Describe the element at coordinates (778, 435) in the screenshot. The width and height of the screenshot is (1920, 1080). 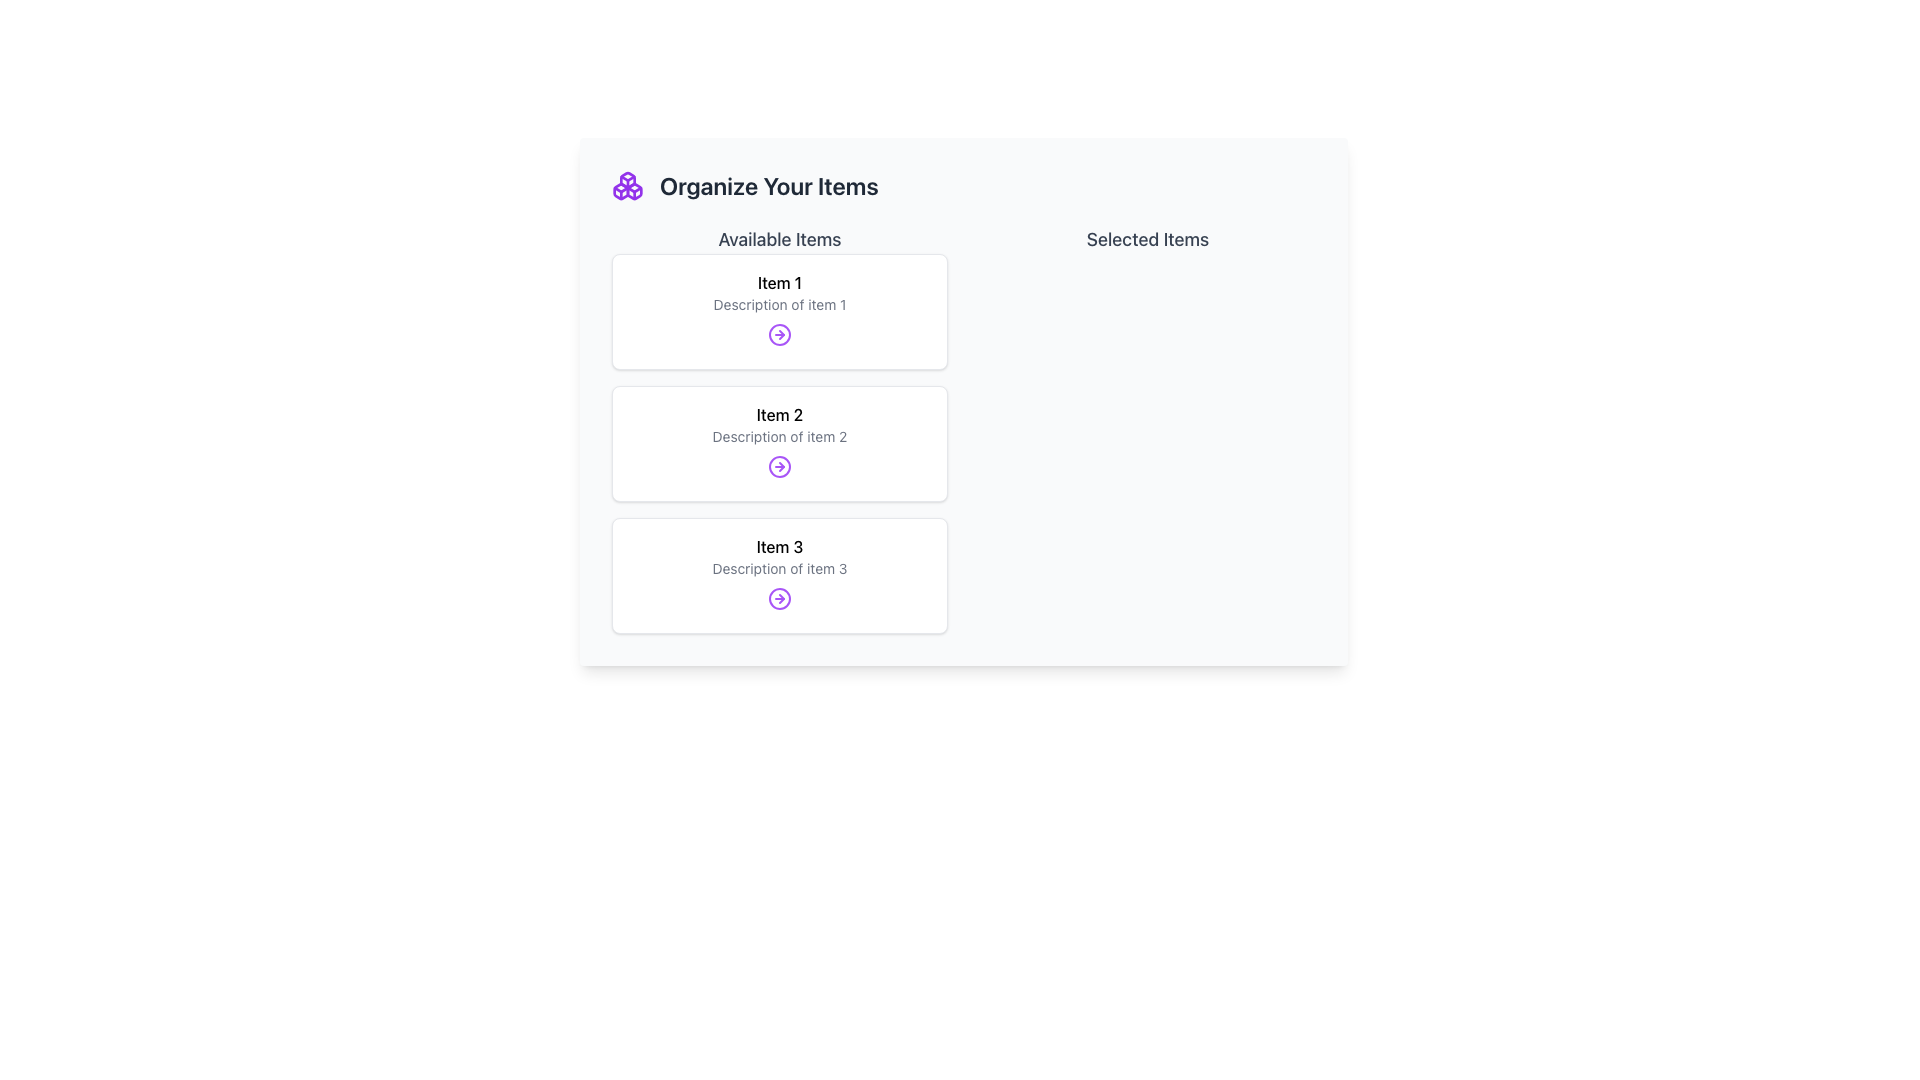
I see `the descriptive text label beneath the 'Item 2' heading in the second card of the 'Available Items' section` at that location.